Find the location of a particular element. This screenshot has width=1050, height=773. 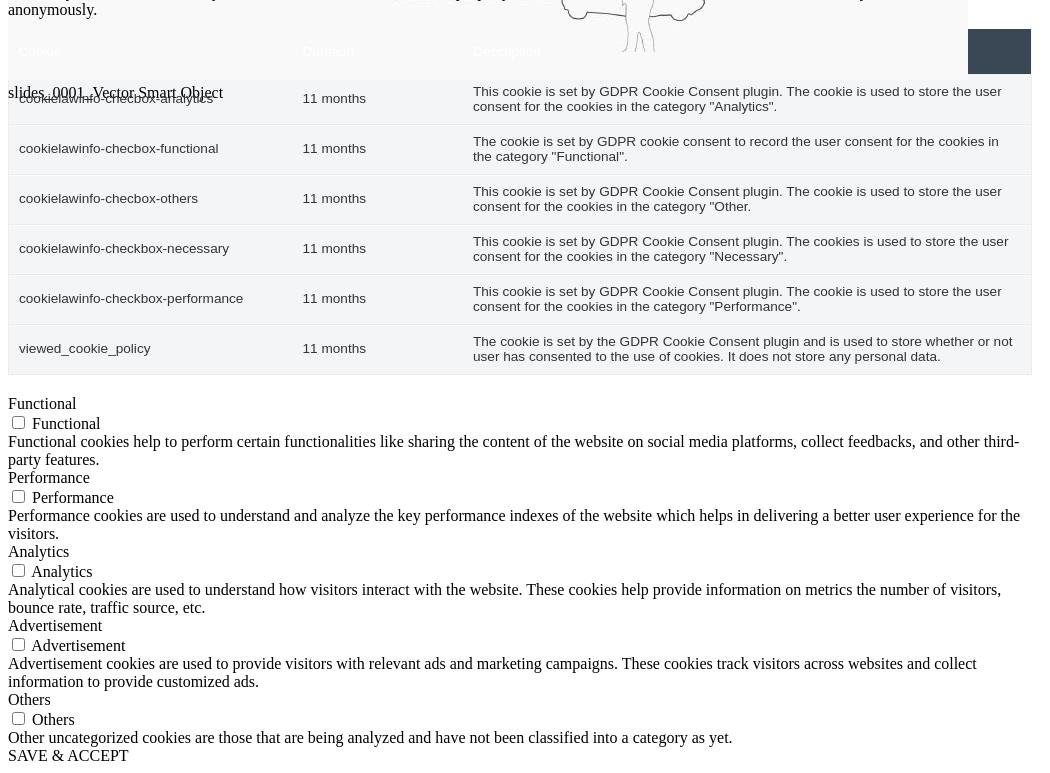

'cookielawinfo-checbox-others' is located at coordinates (108, 197).